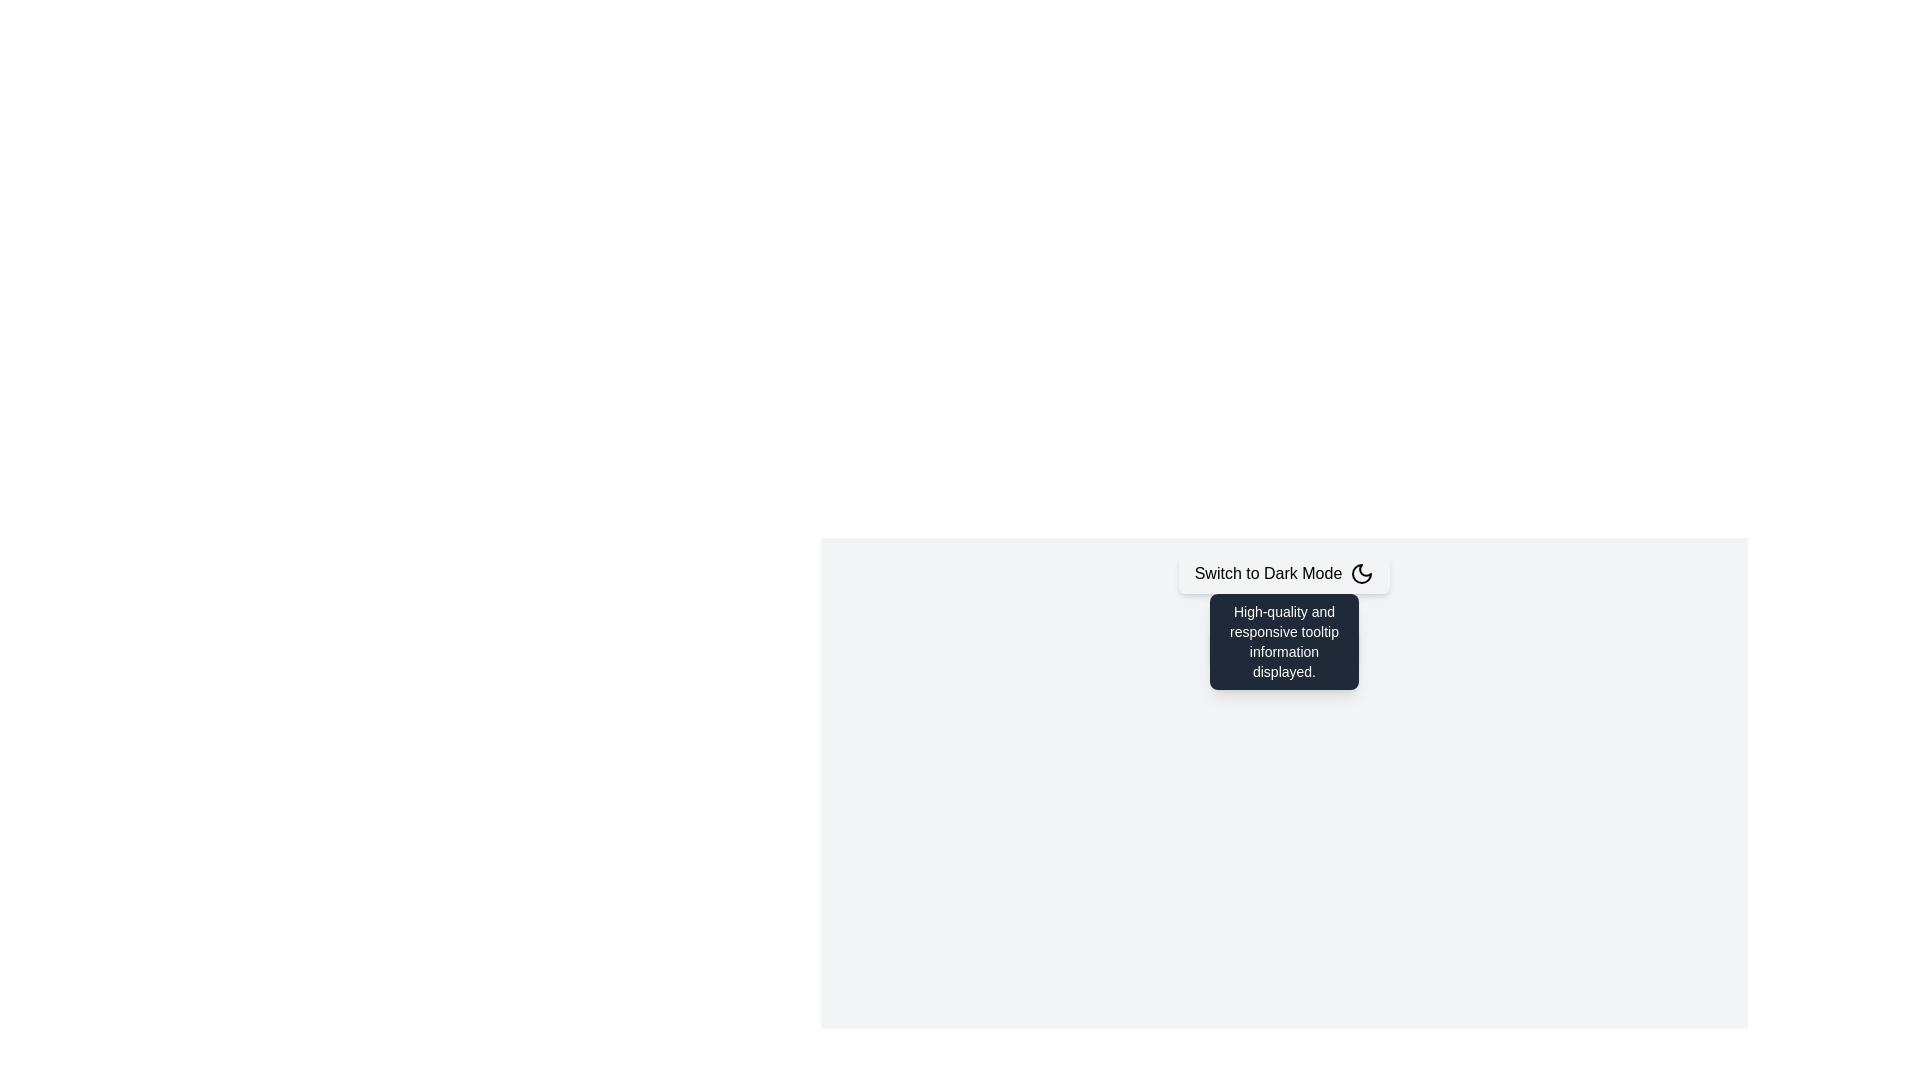  What do you see at coordinates (1361, 574) in the screenshot?
I see `the dark mode icon located within the 'Switch to Dark Mode' button` at bounding box center [1361, 574].